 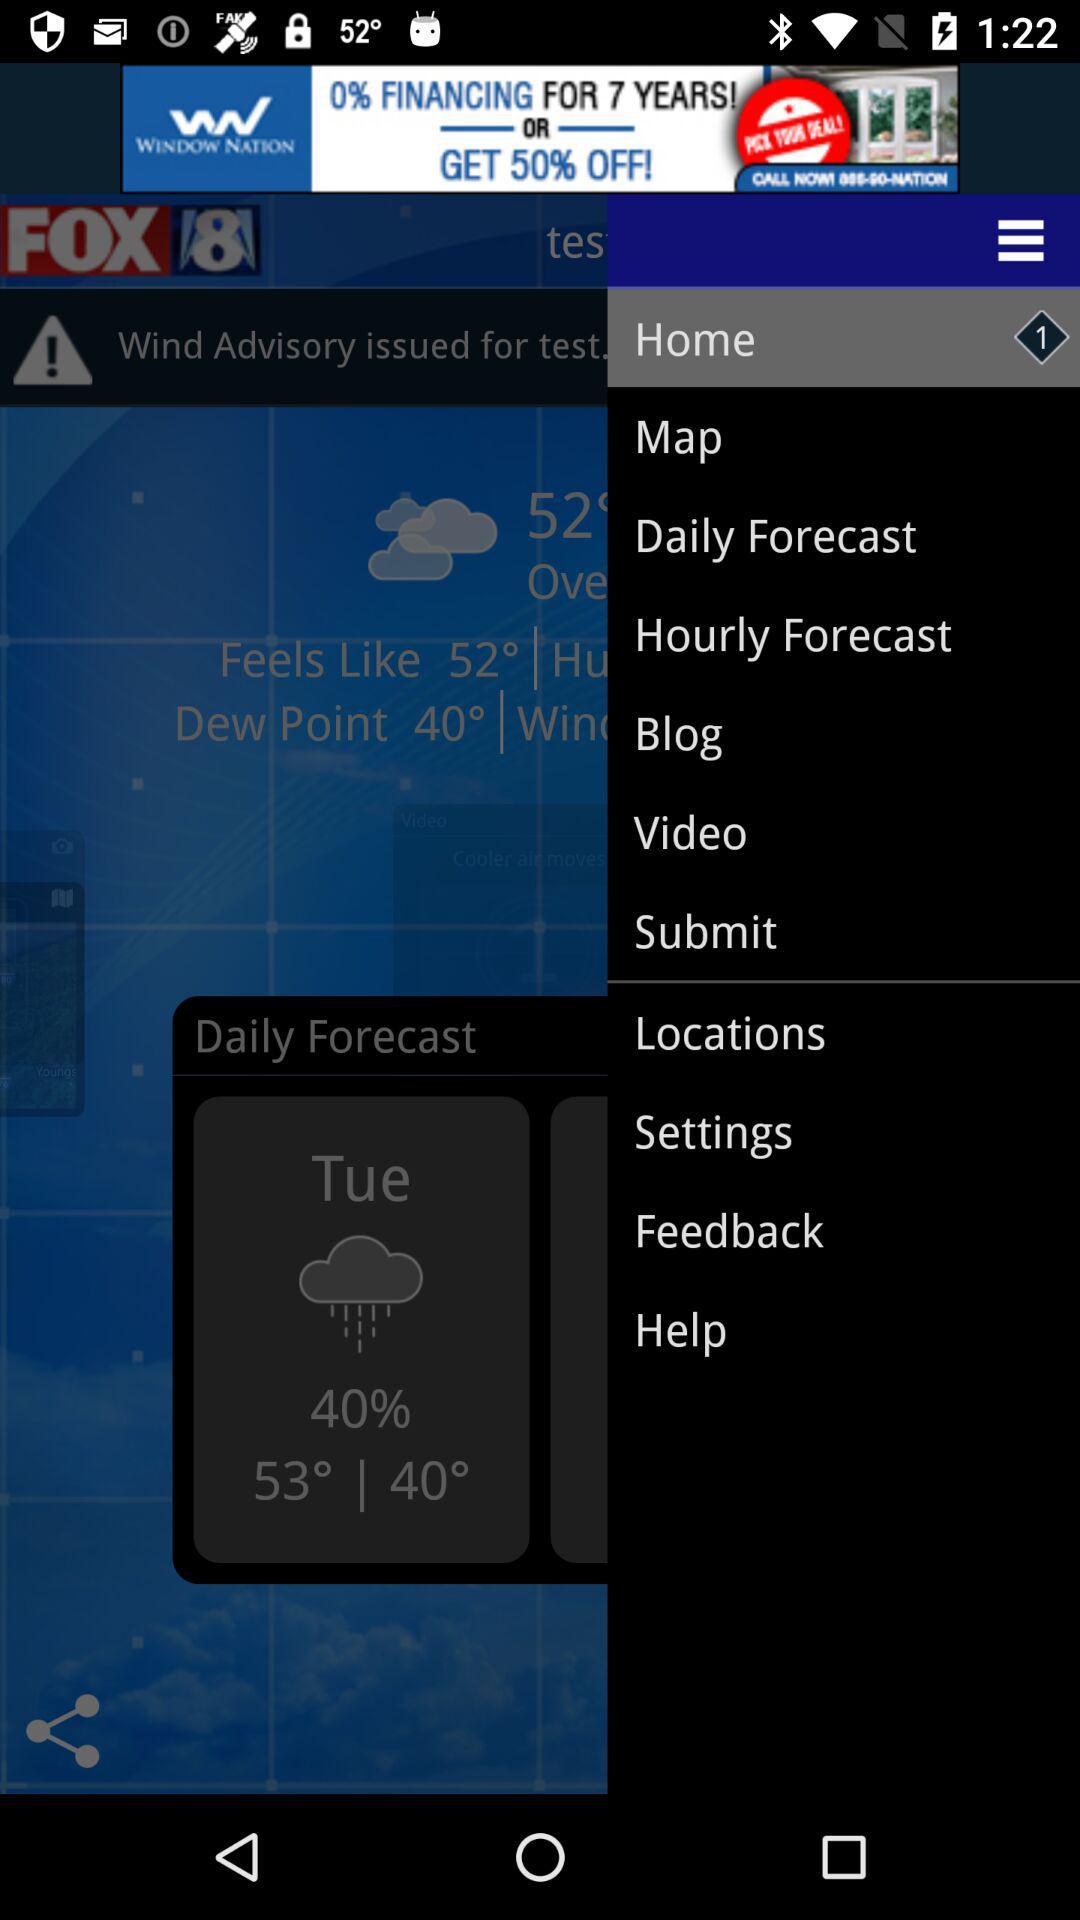 What do you see at coordinates (672, 720) in the screenshot?
I see `blog` at bounding box center [672, 720].